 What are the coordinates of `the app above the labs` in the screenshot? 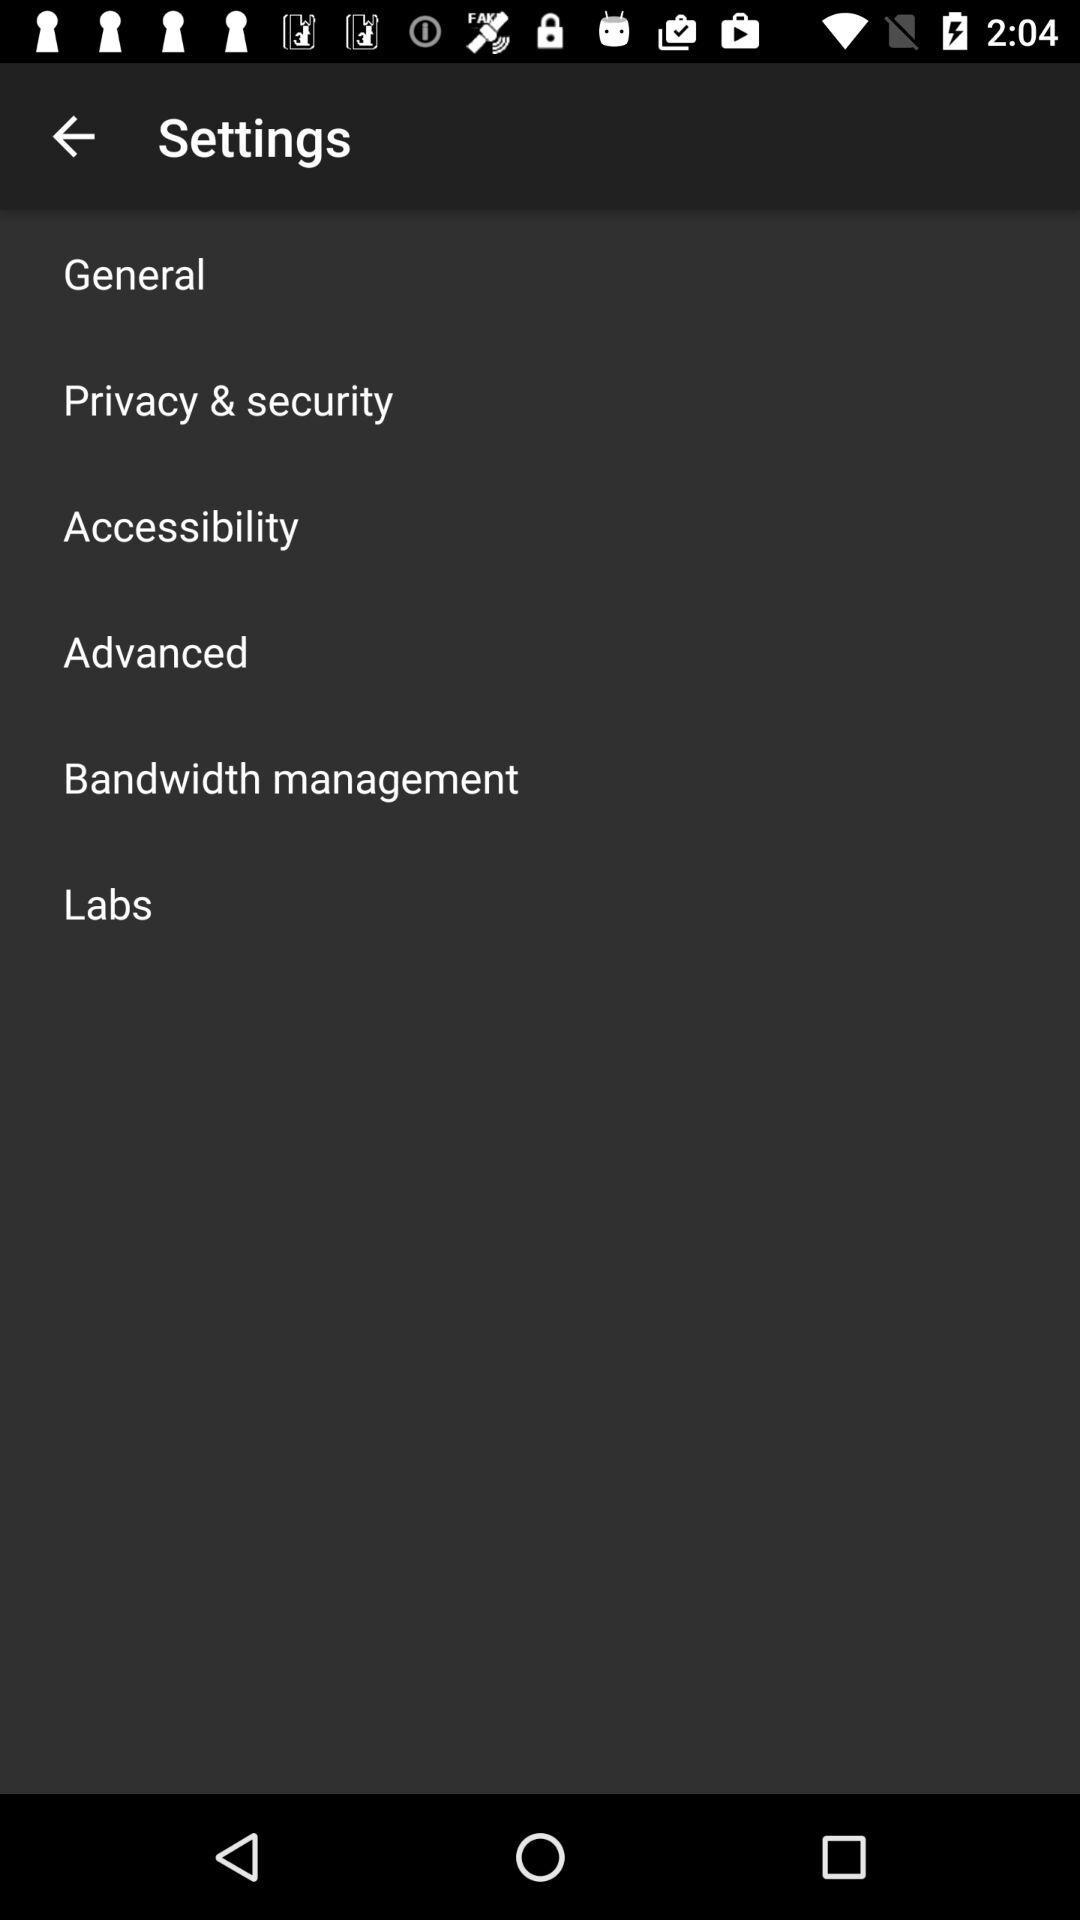 It's located at (290, 776).